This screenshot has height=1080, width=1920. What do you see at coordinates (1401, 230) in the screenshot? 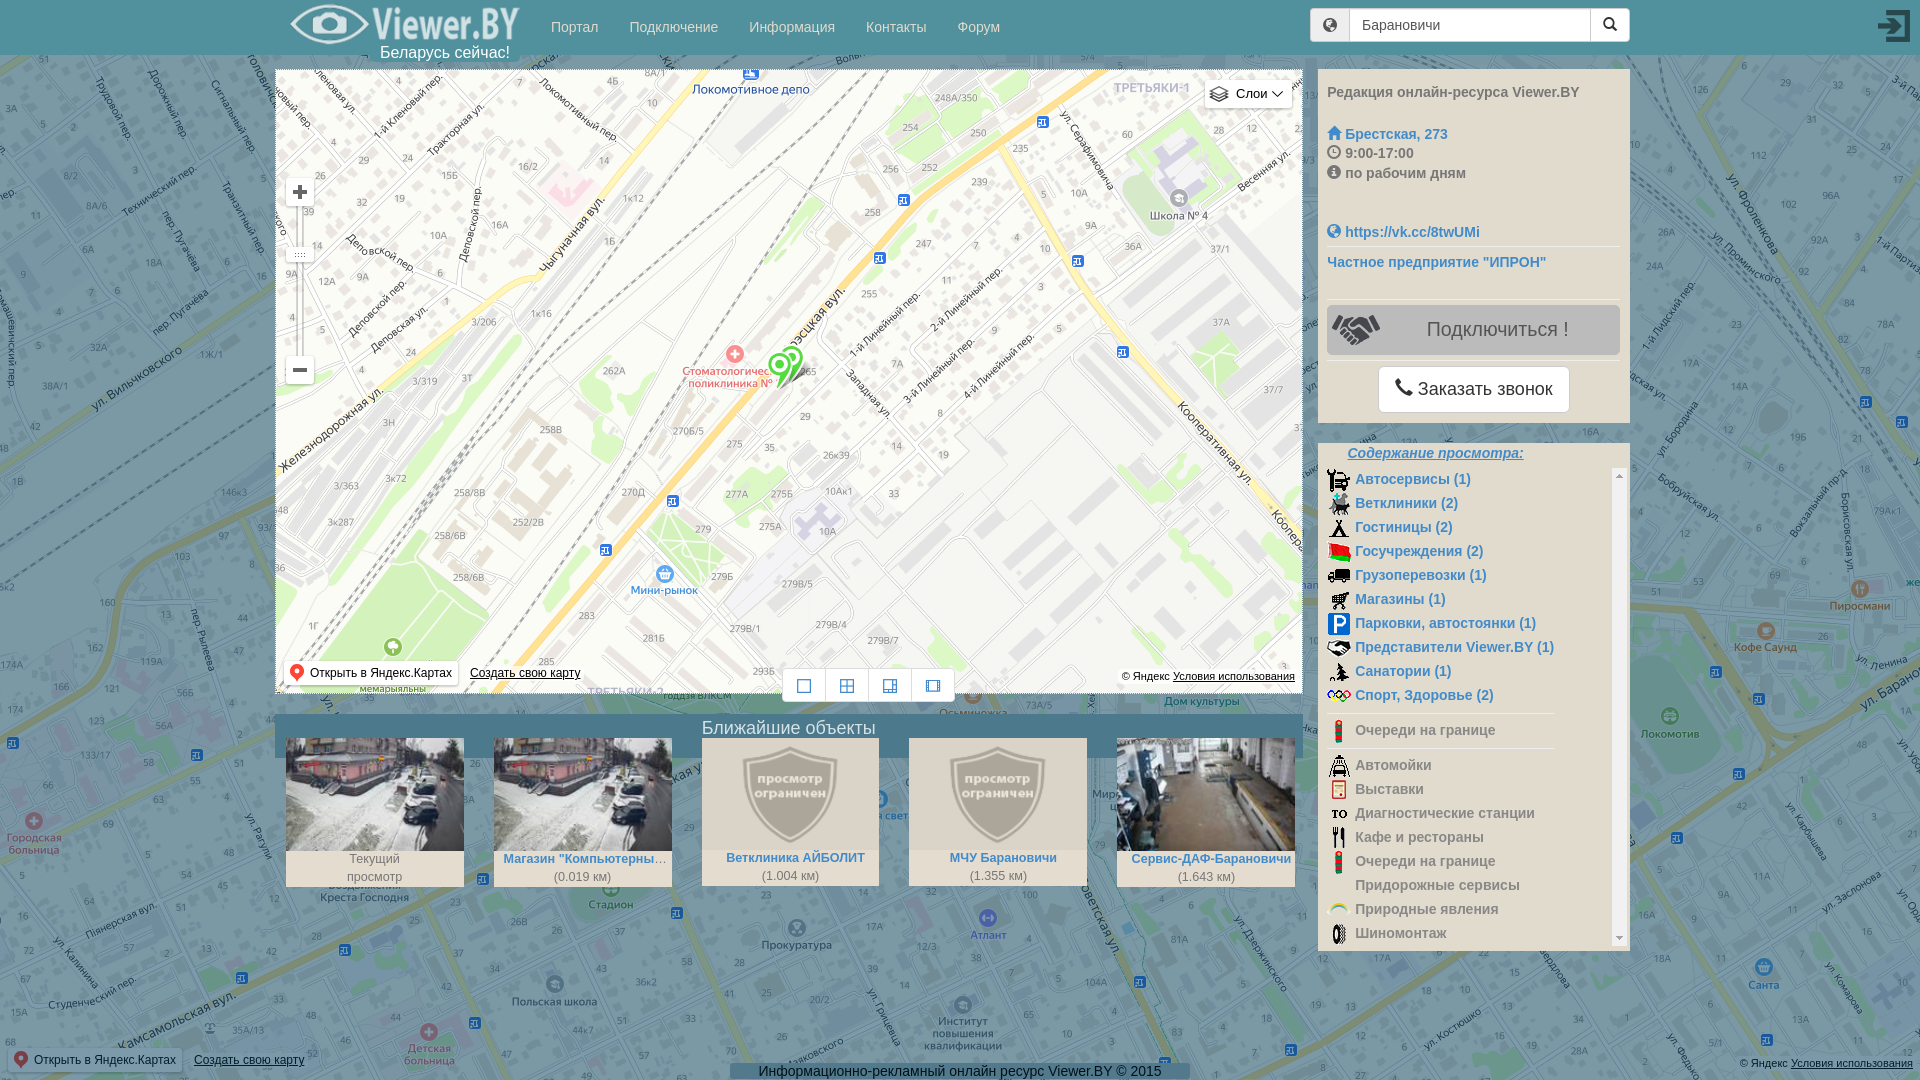
I see `'https://vk.cc/8twUMi'` at bounding box center [1401, 230].